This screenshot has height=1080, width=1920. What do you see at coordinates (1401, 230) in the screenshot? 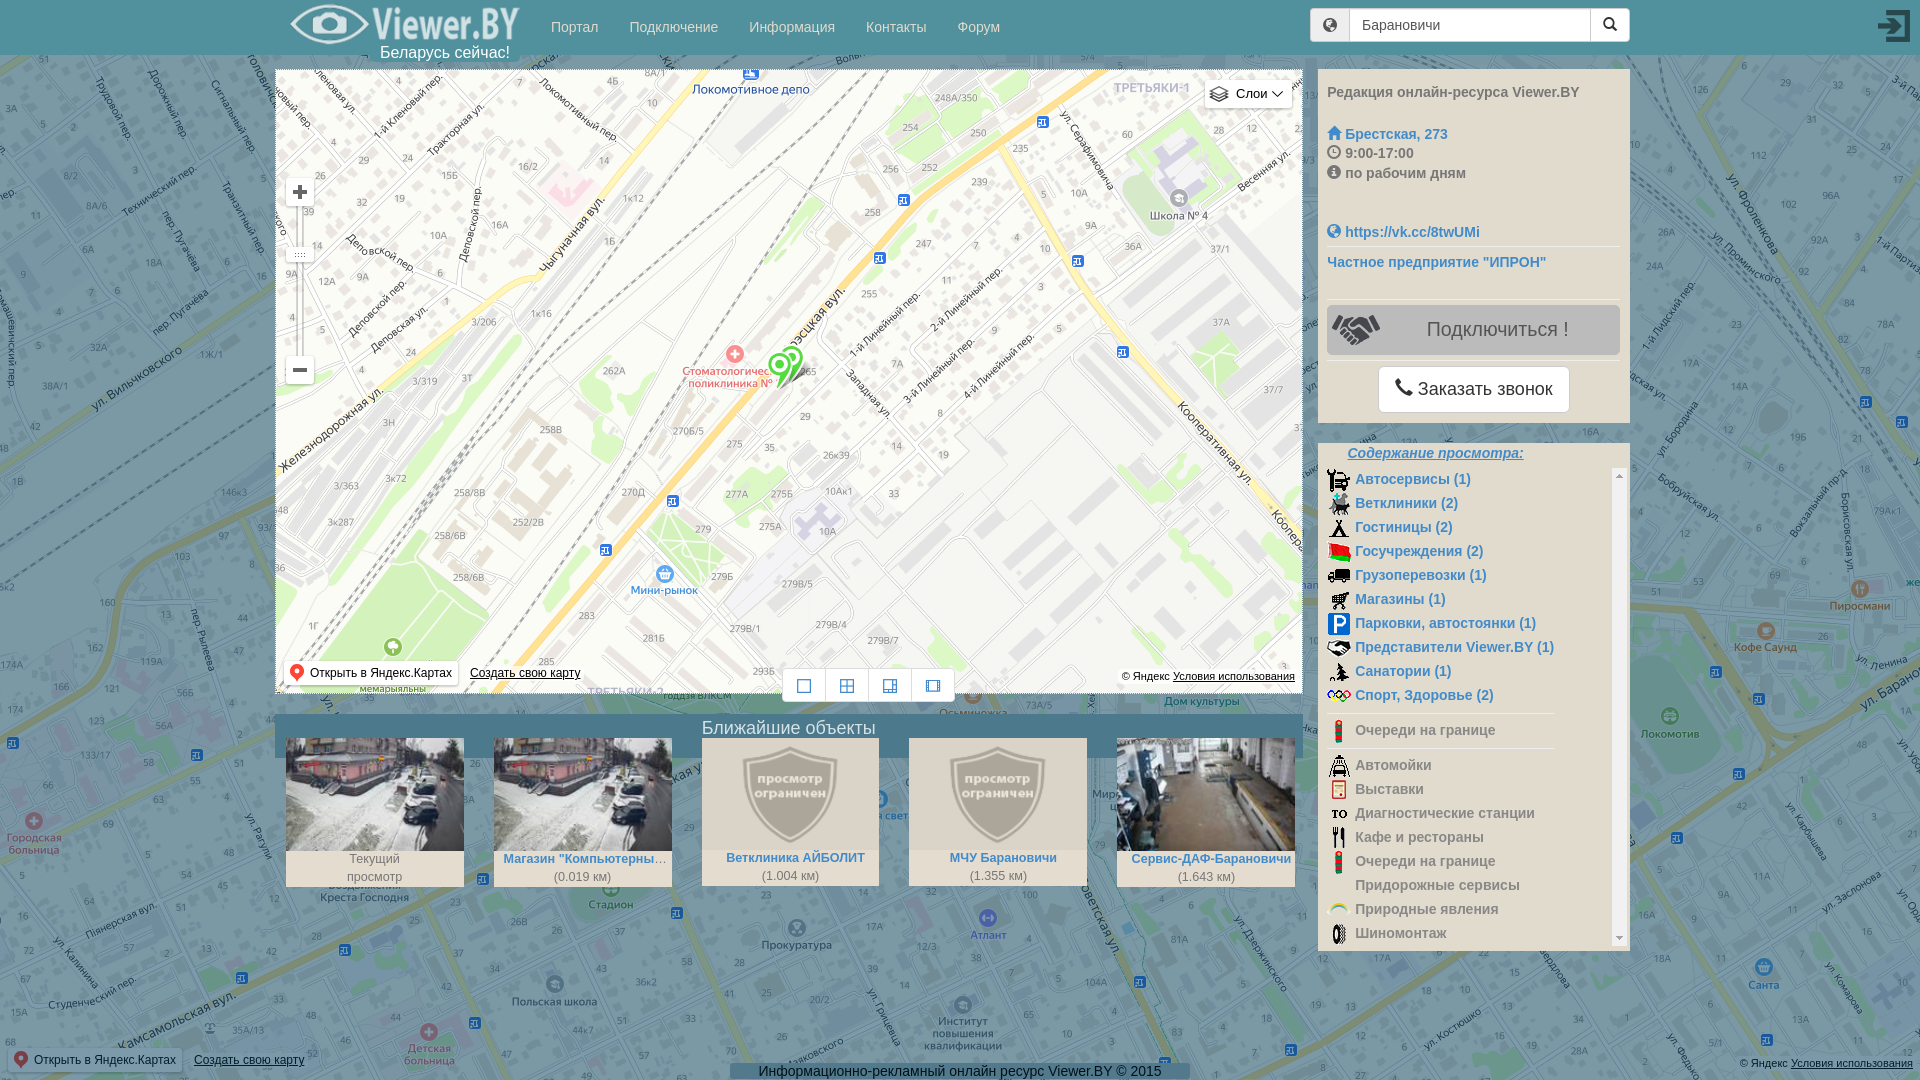
I see `'https://vk.cc/8twUMi'` at bounding box center [1401, 230].